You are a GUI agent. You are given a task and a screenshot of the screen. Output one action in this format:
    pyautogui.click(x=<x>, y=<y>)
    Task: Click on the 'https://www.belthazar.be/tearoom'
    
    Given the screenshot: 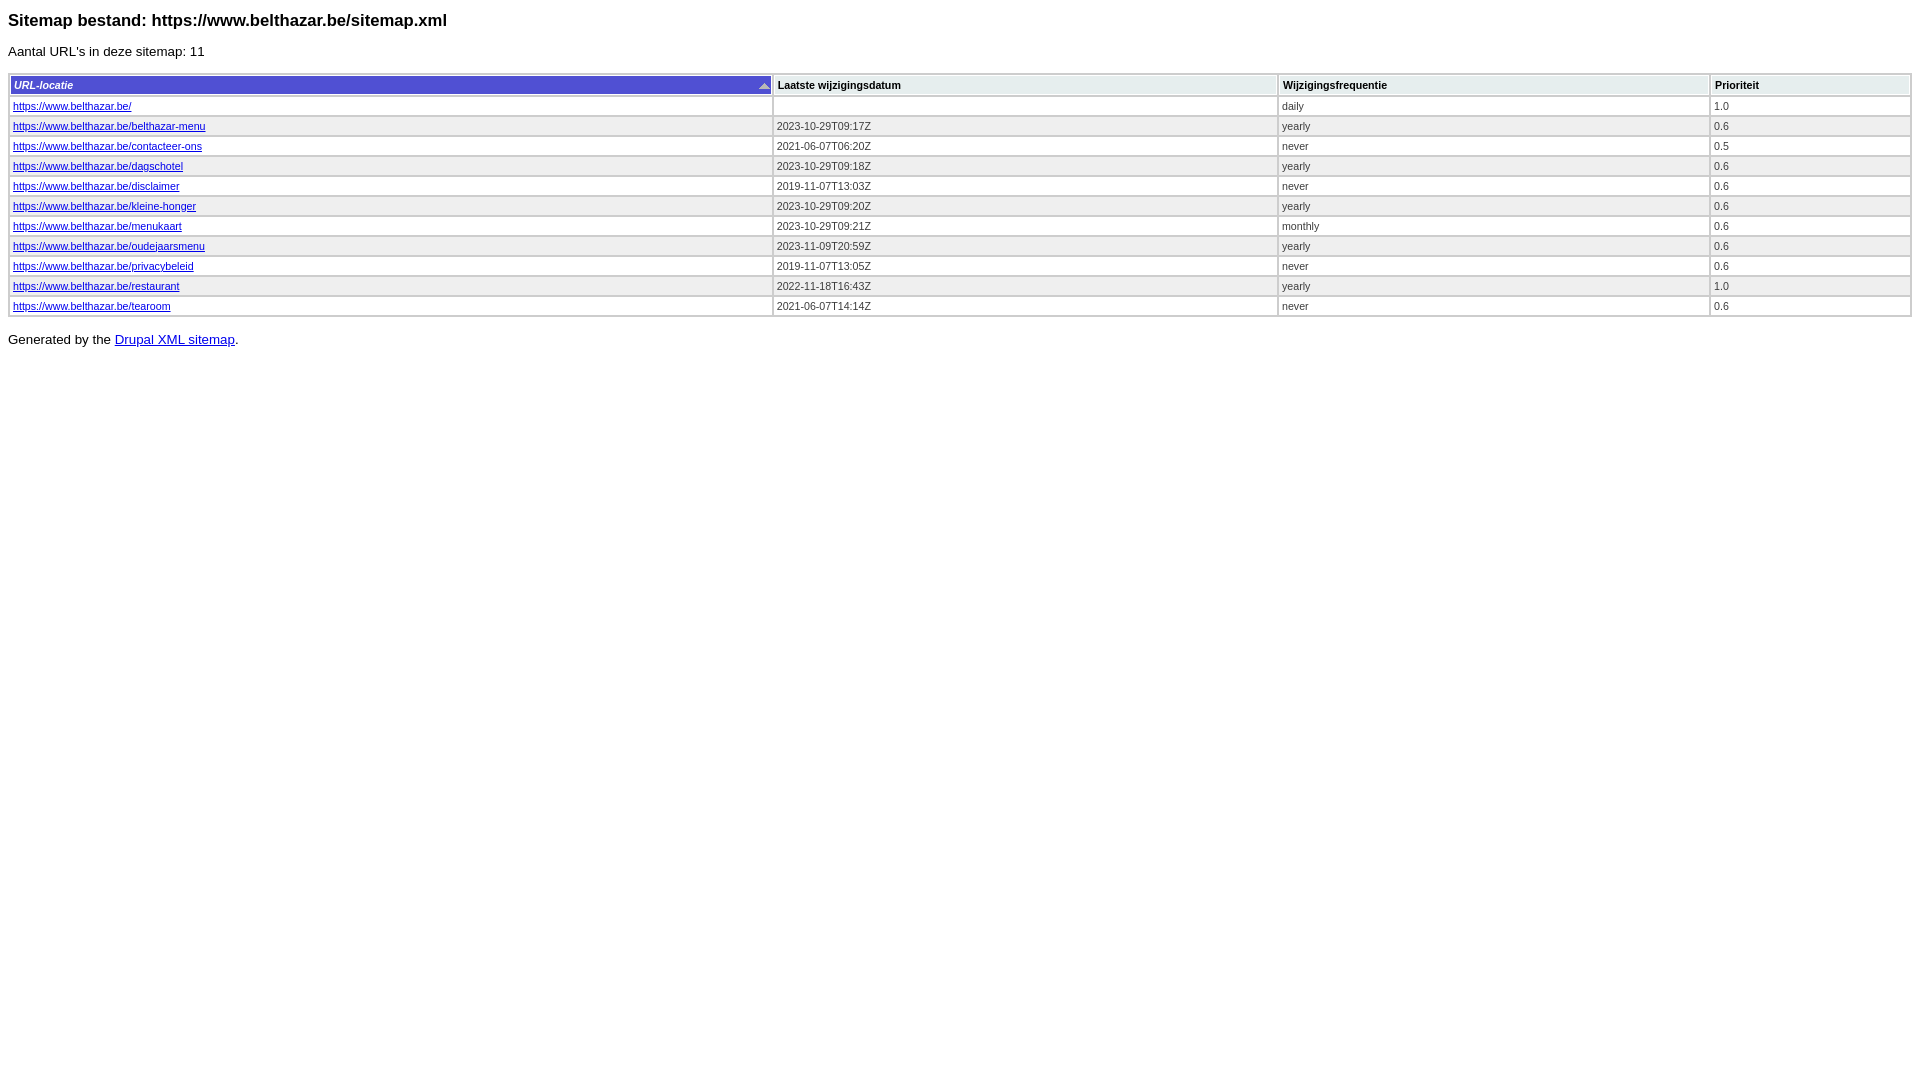 What is the action you would take?
    pyautogui.click(x=90, y=305)
    